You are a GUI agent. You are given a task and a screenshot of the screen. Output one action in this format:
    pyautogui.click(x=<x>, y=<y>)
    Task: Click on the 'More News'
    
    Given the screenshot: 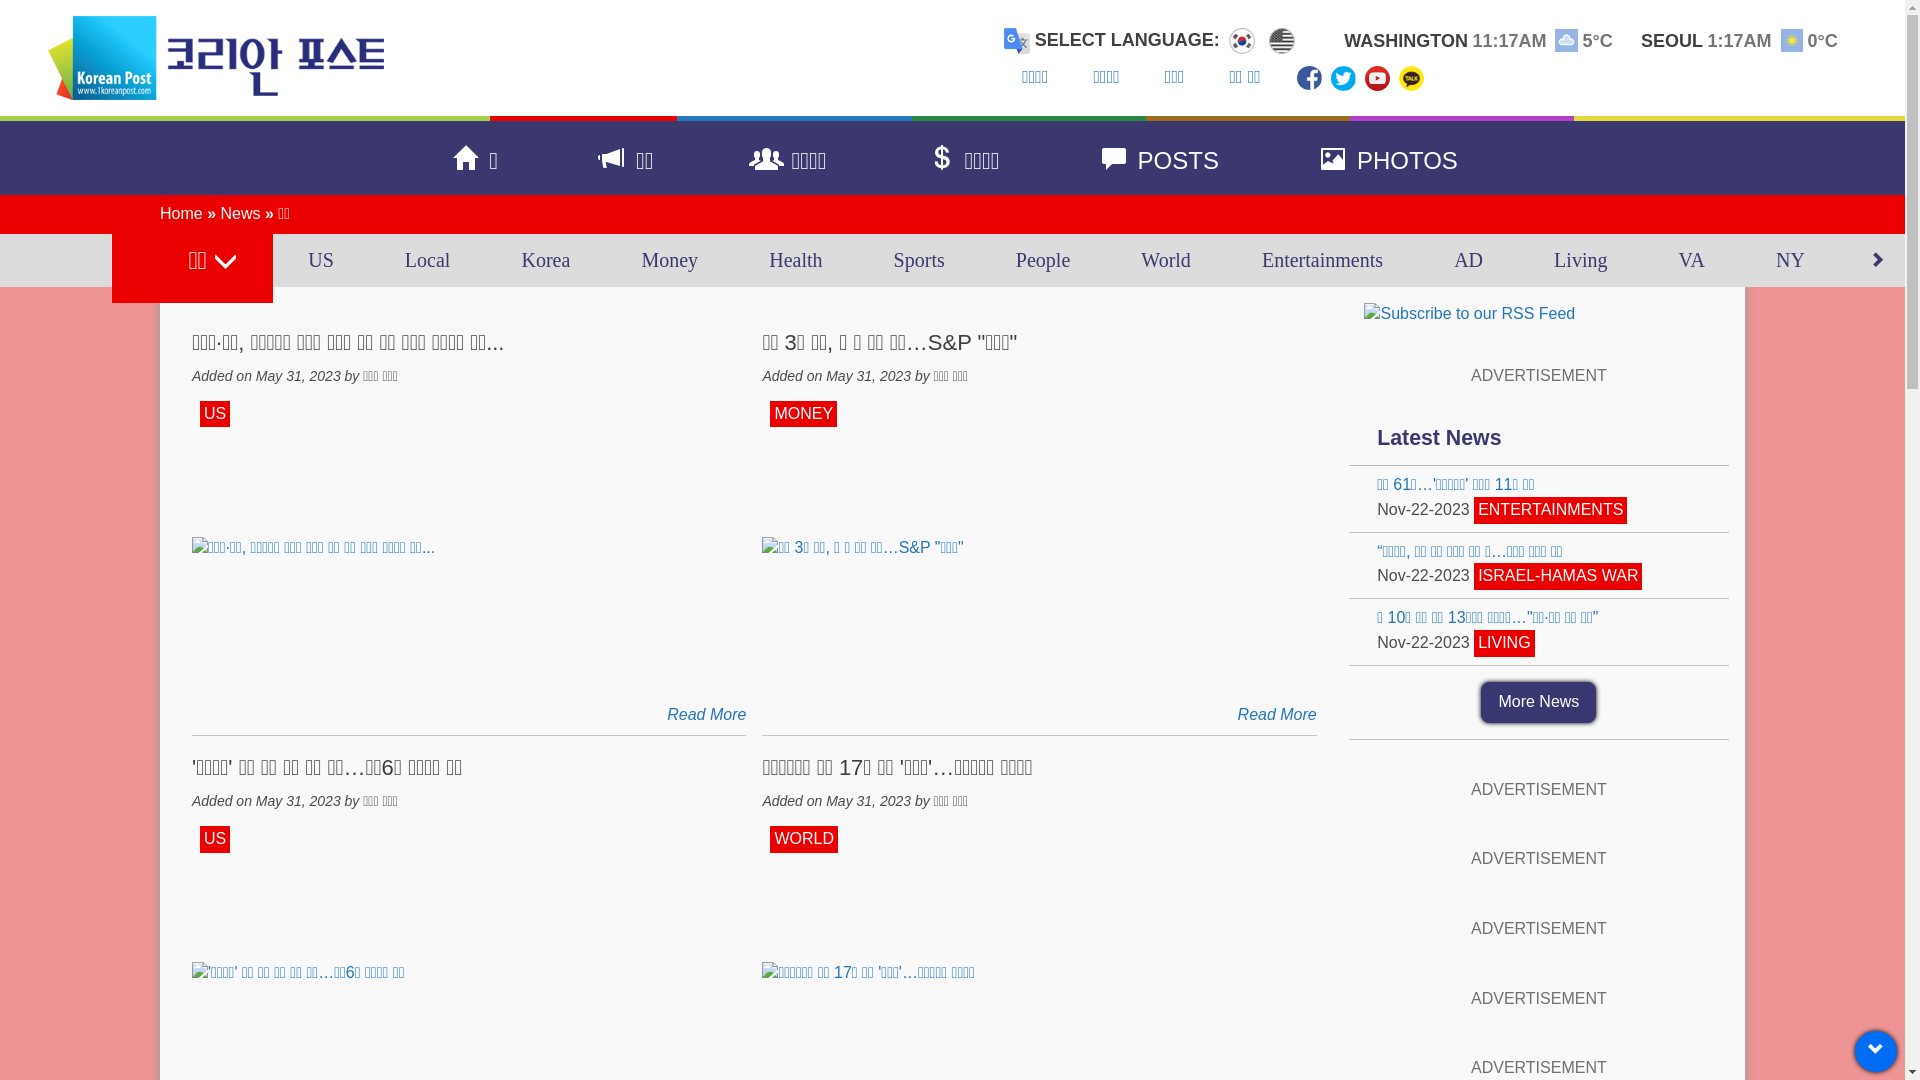 What is the action you would take?
    pyautogui.click(x=1481, y=701)
    